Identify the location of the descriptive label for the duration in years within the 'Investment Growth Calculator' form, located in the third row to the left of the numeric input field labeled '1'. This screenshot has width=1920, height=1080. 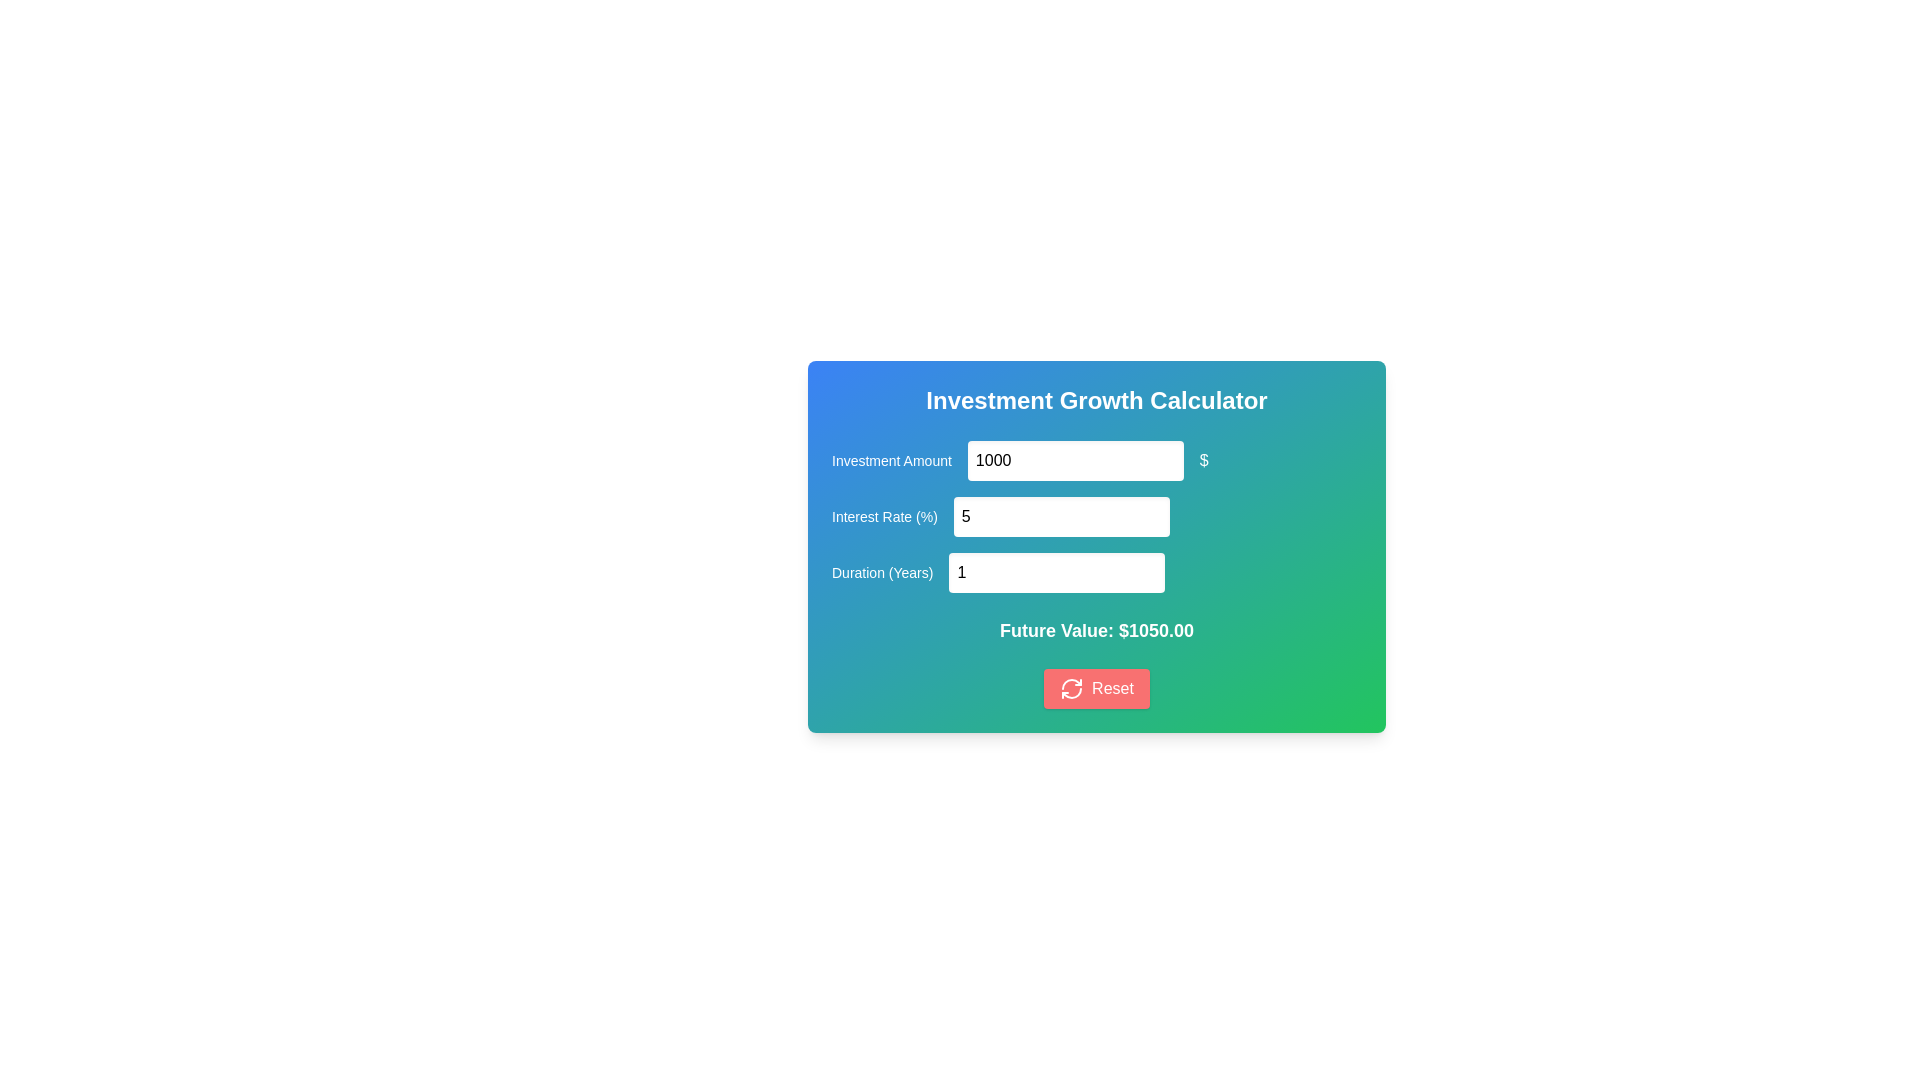
(881, 573).